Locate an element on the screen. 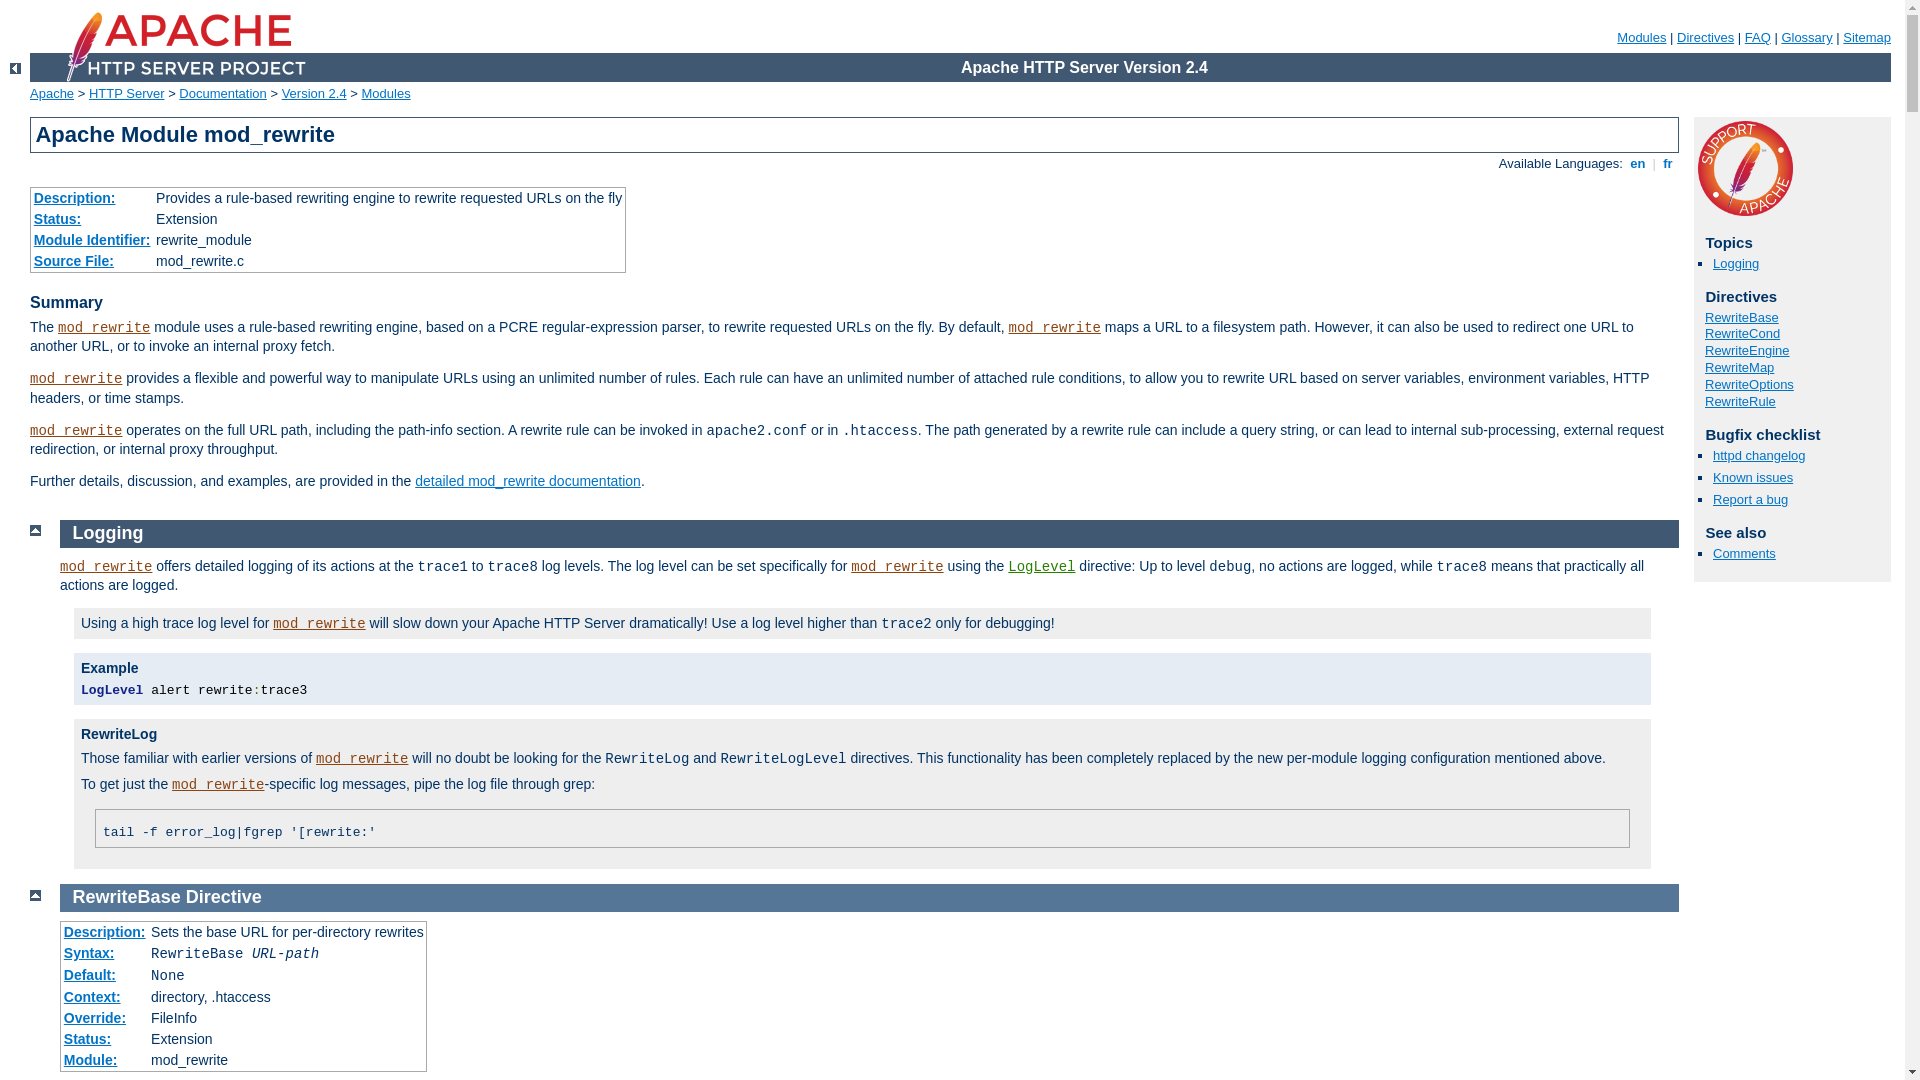 The height and width of the screenshot is (1080, 1920). 'mod_rewrite' is located at coordinates (76, 378).